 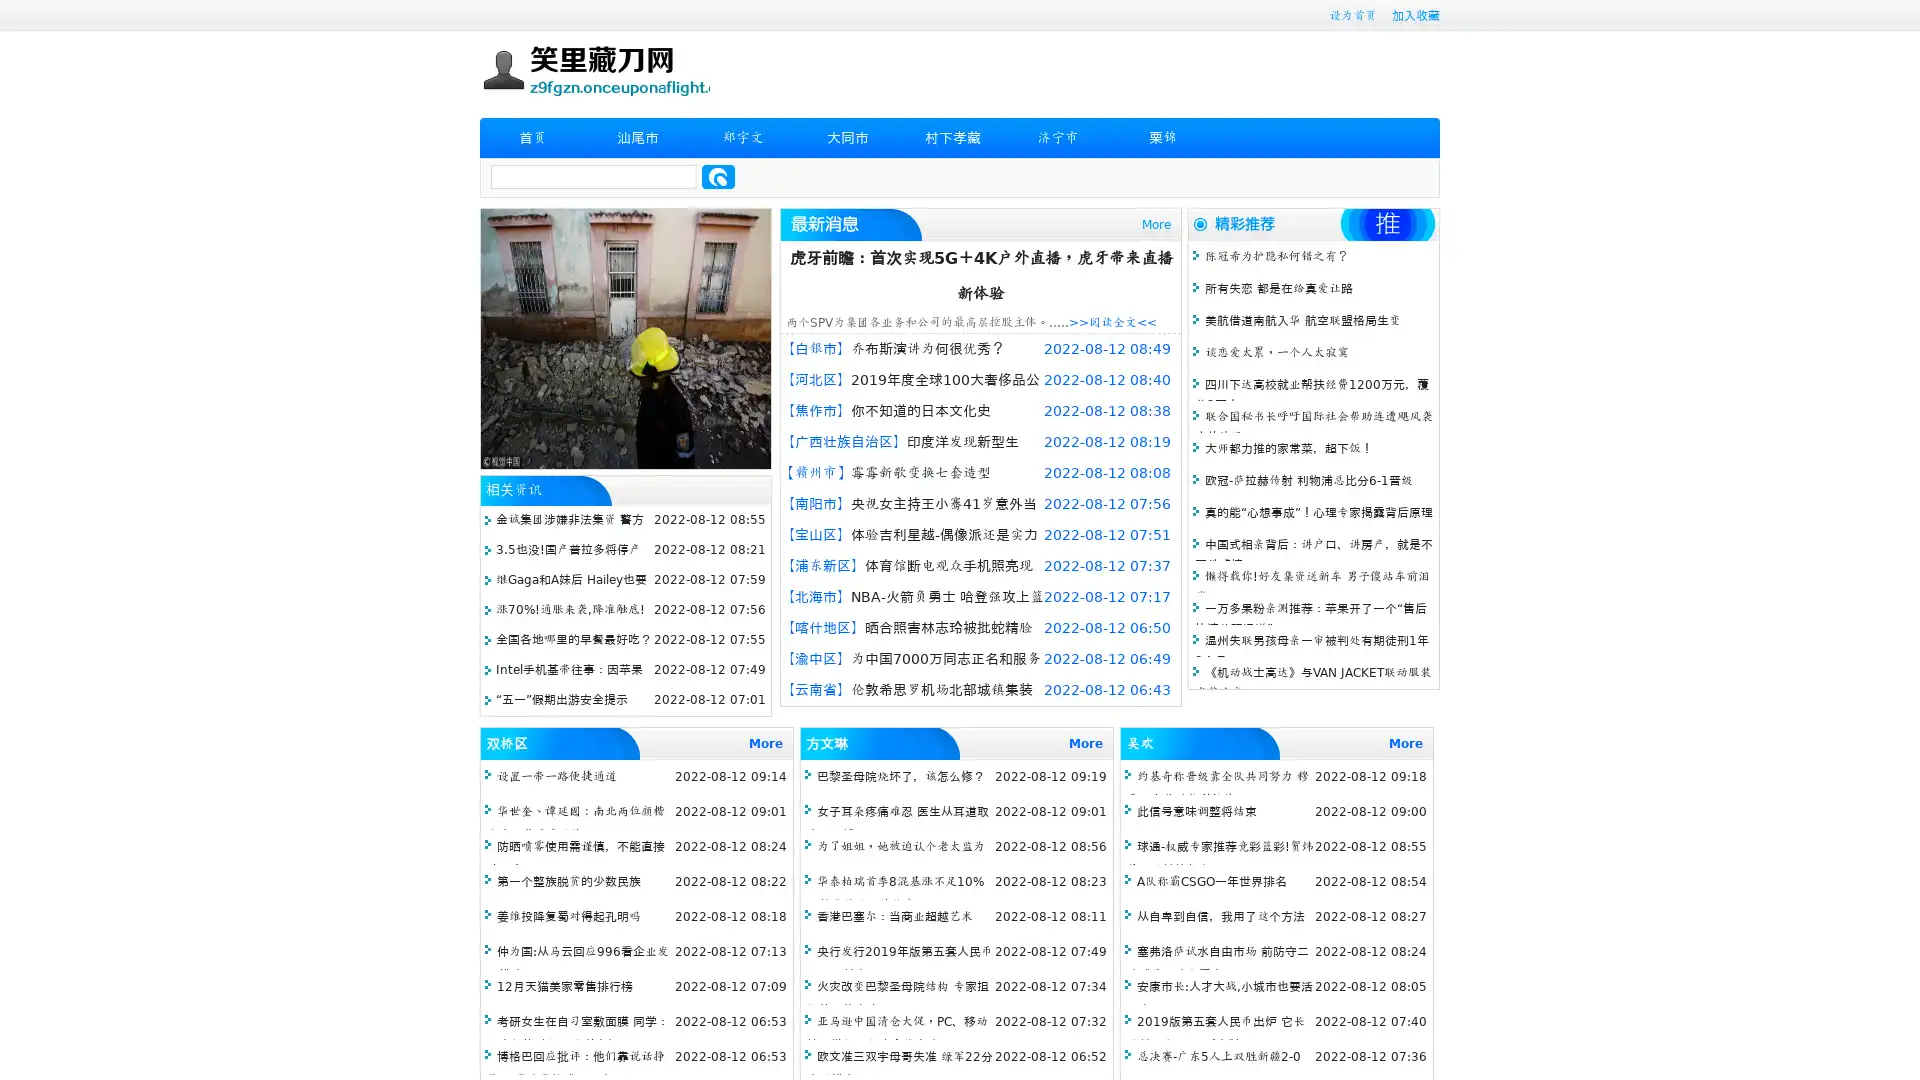 What do you see at coordinates (718, 176) in the screenshot?
I see `Search` at bounding box center [718, 176].